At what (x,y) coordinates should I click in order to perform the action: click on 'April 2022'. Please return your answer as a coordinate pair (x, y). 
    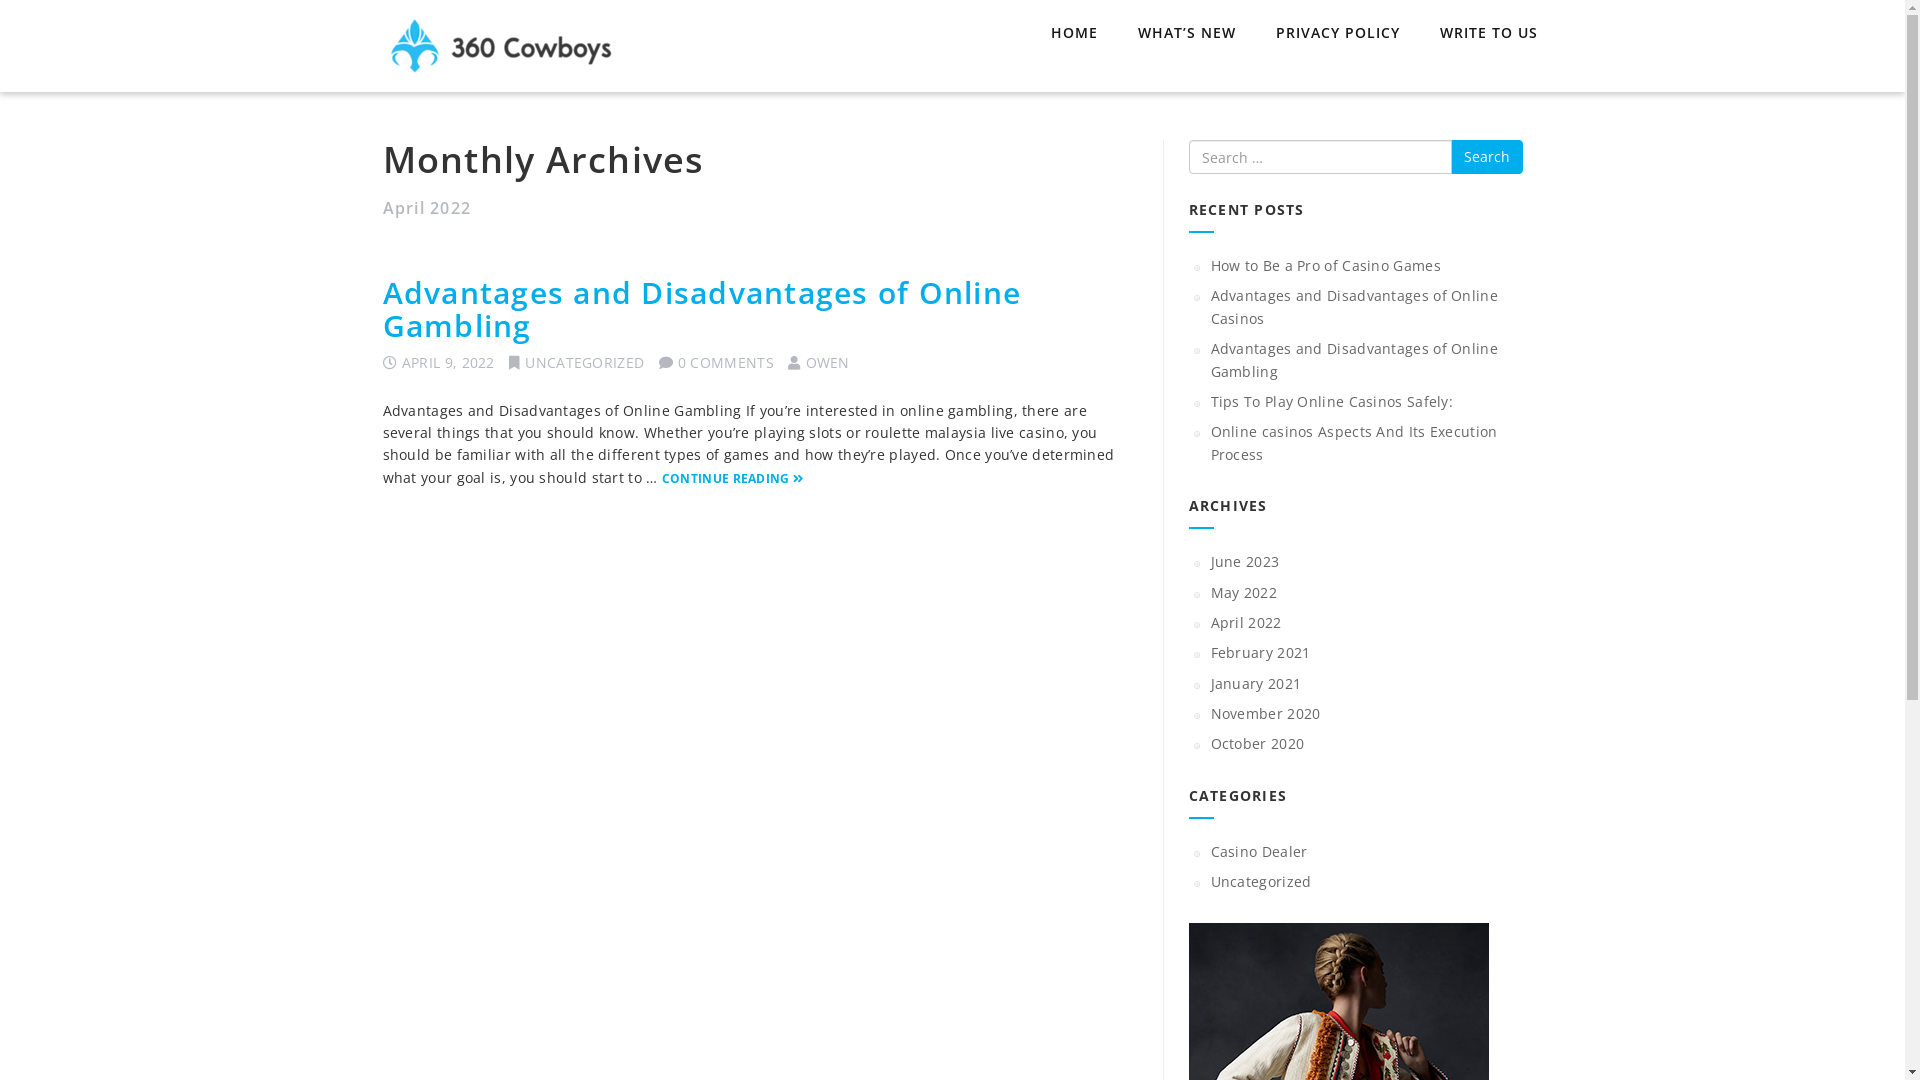
    Looking at the image, I should click on (1244, 621).